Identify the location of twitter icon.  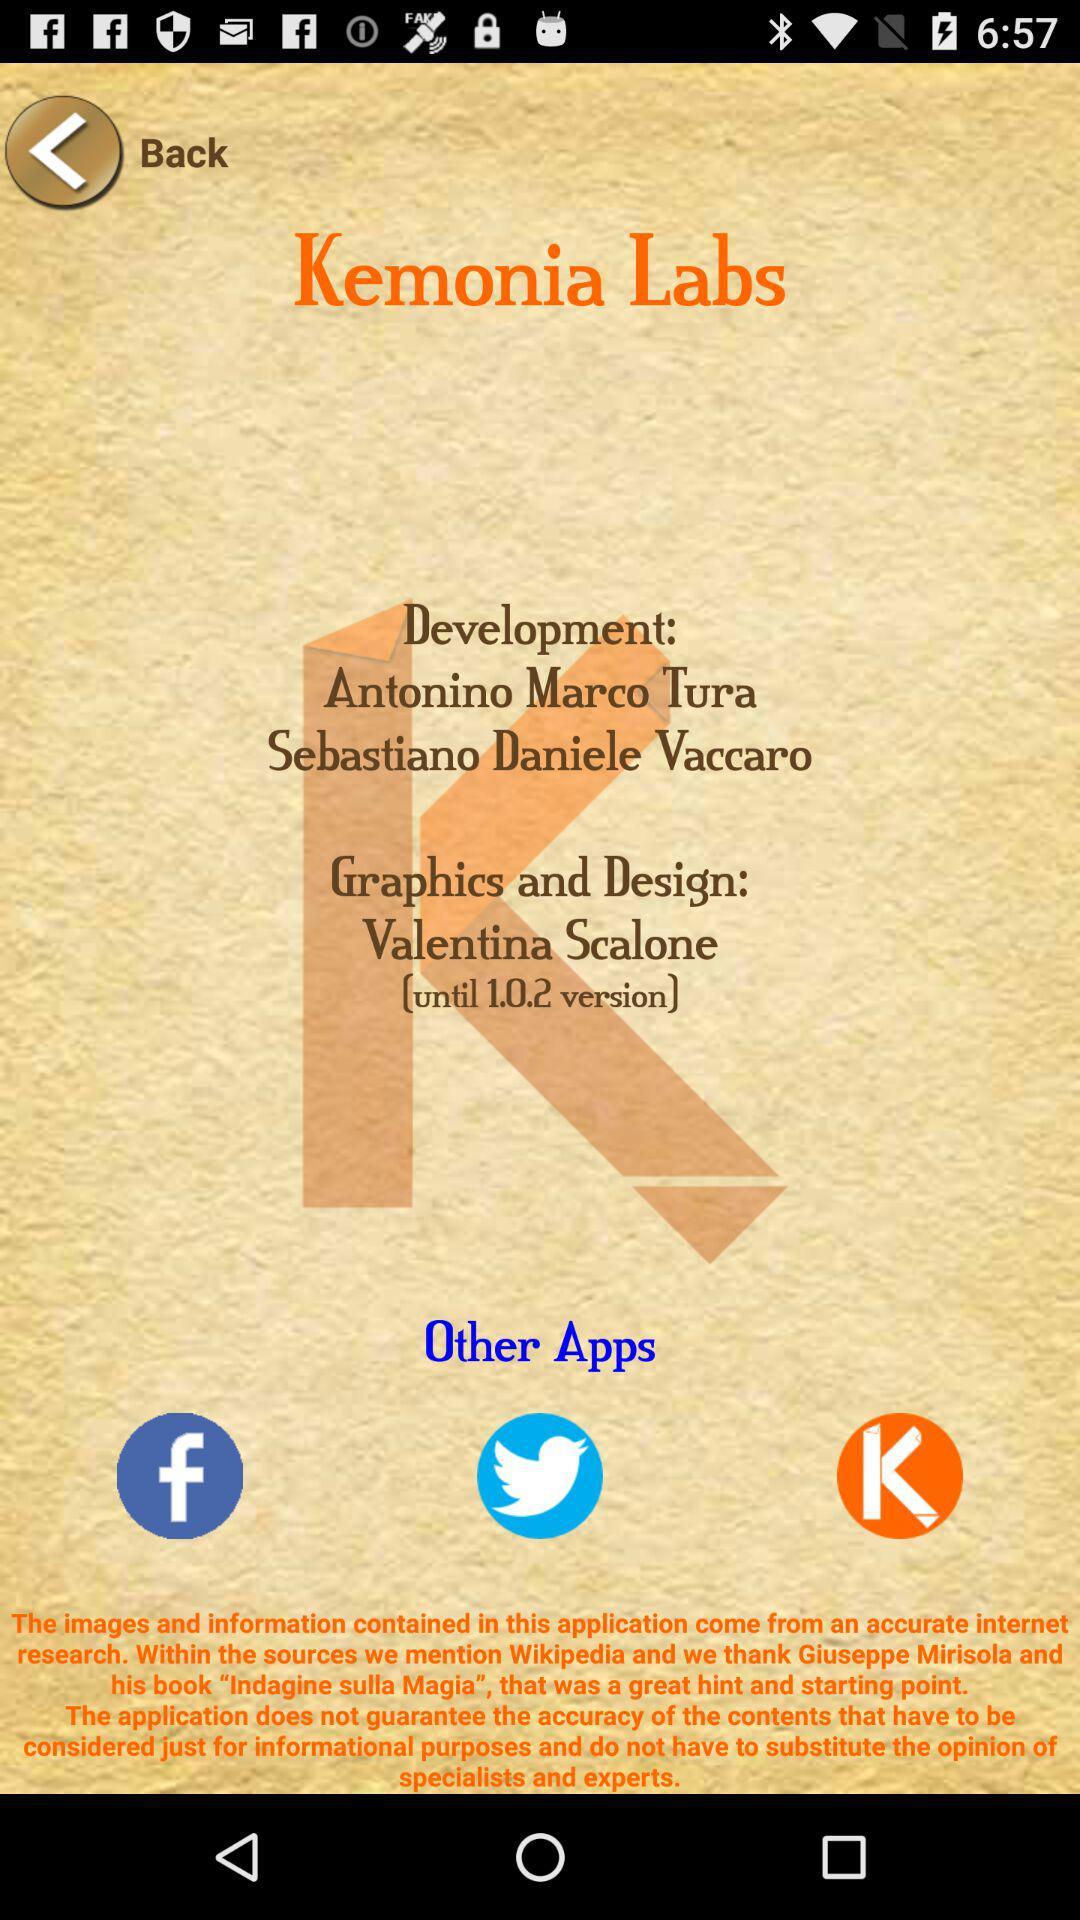
(540, 1476).